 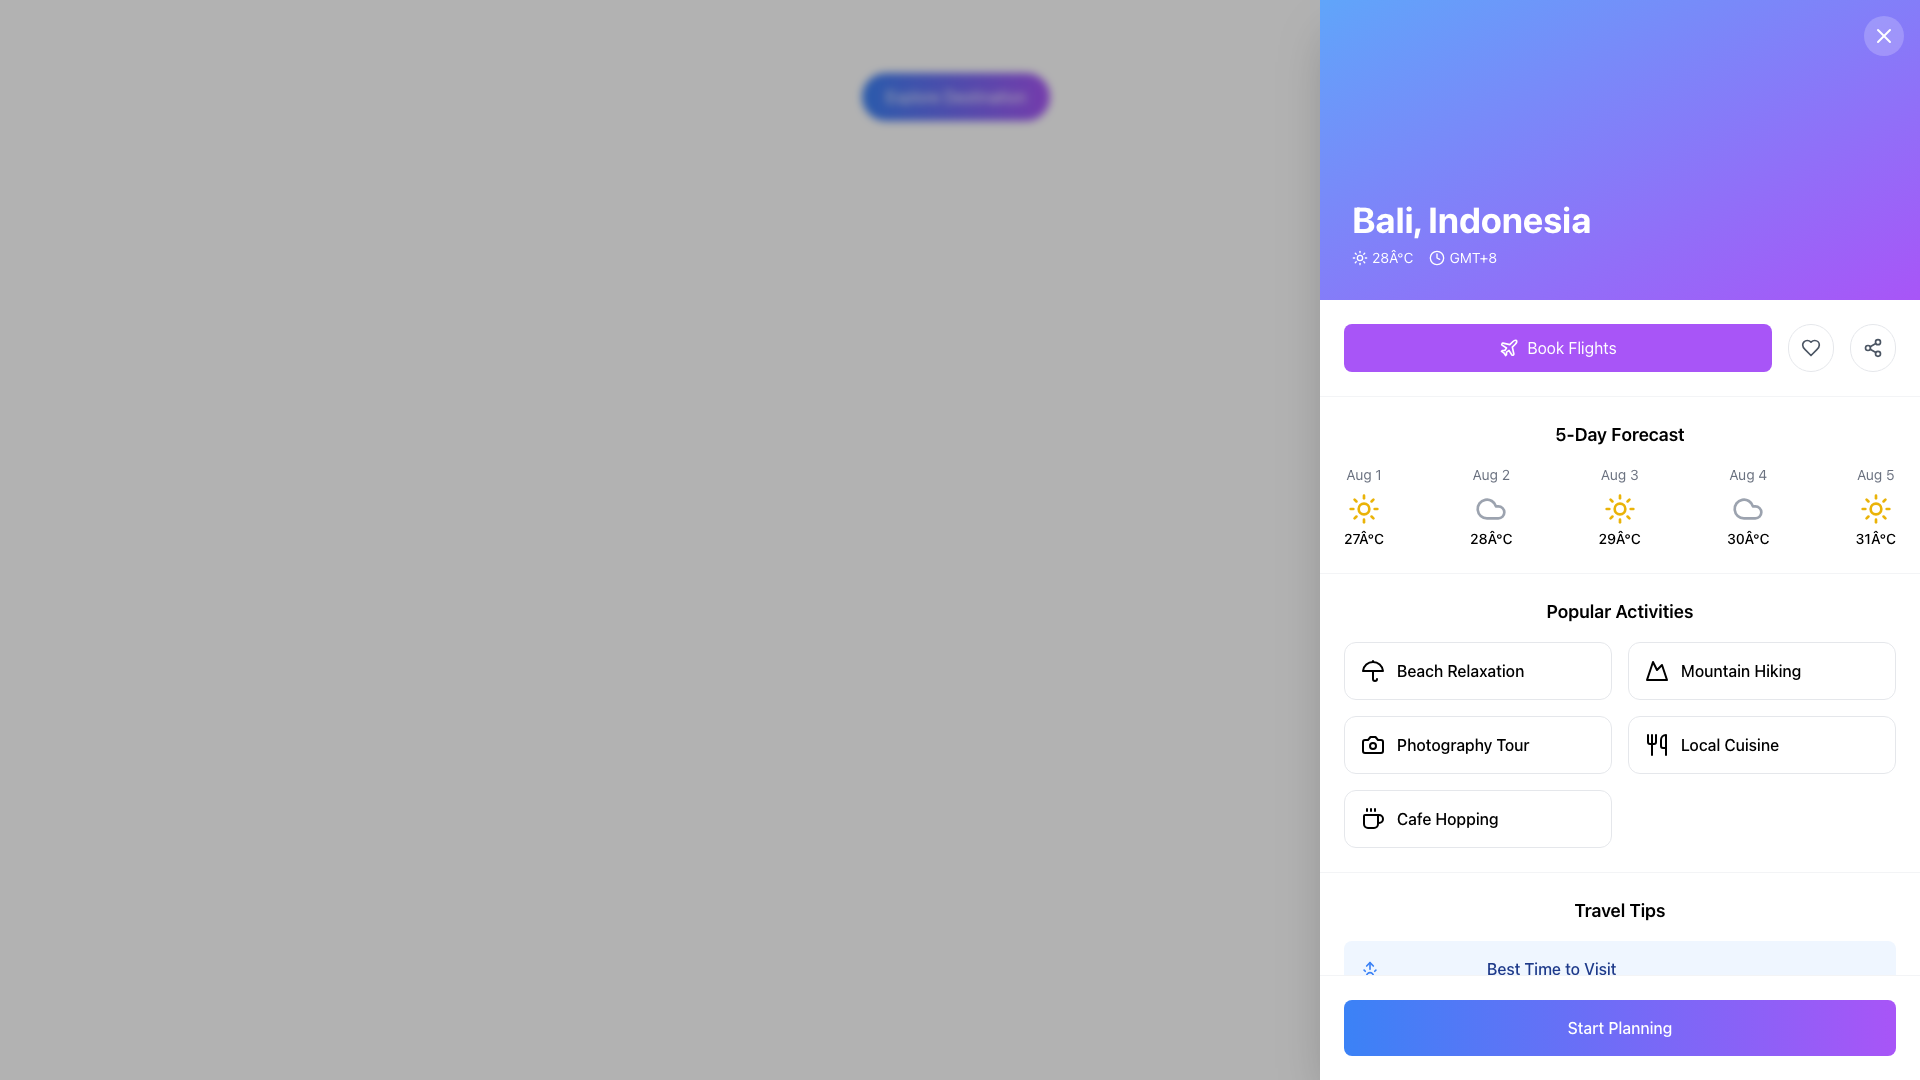 What do you see at coordinates (1545, 1059) in the screenshot?
I see `the text label reading 'Local Customs' styled with a medium-weight font and dark purple color, positioned above the subtitle in the 'Travel Tips' section` at bounding box center [1545, 1059].